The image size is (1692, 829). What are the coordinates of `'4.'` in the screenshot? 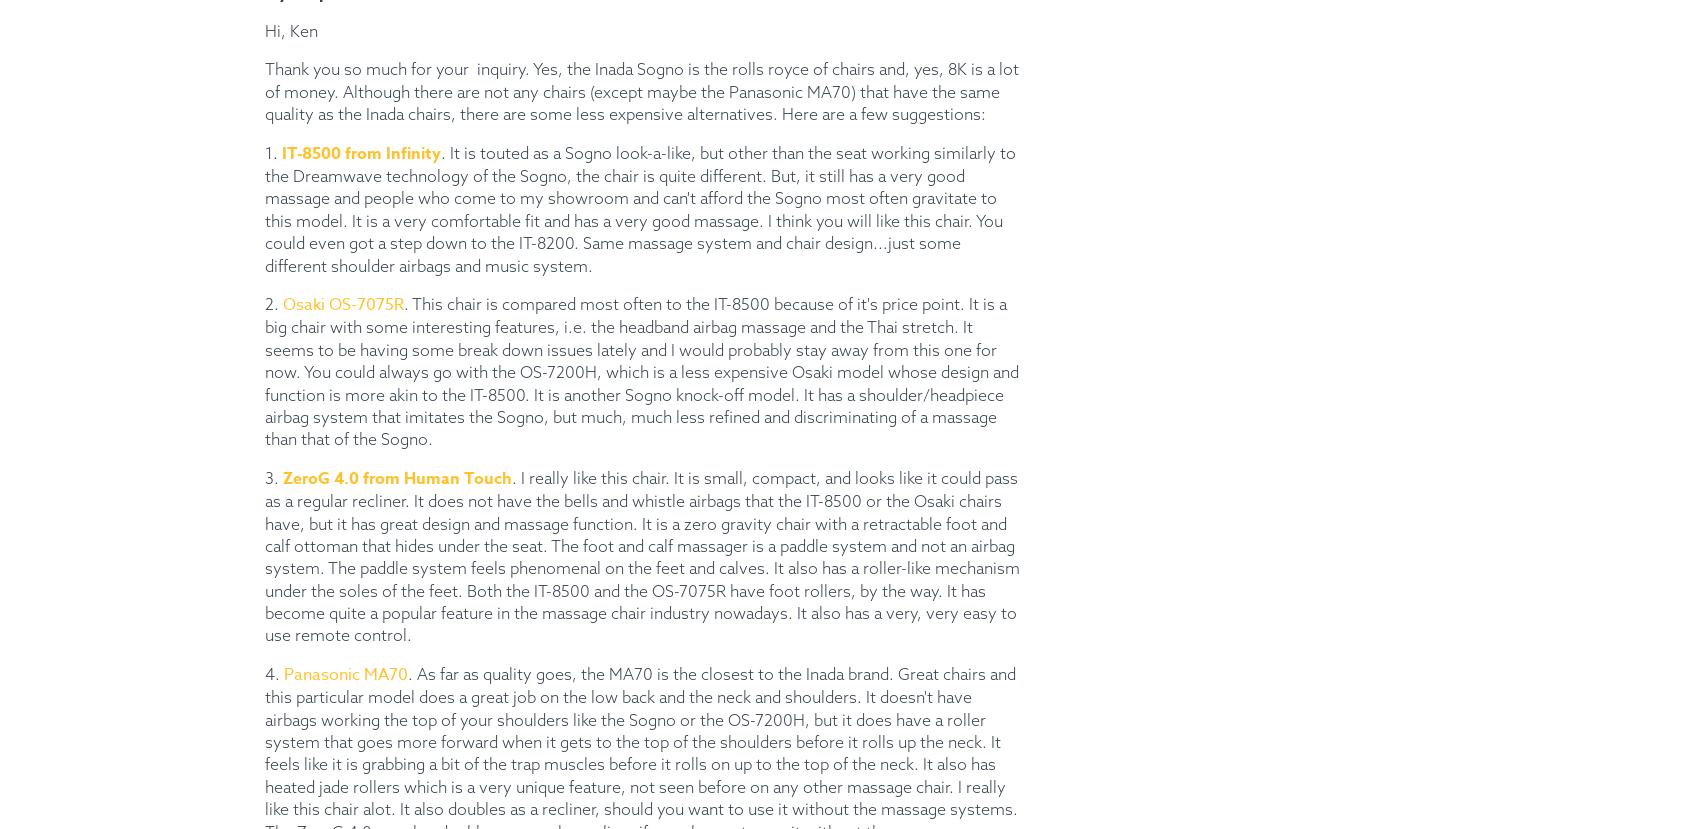 It's located at (274, 671).